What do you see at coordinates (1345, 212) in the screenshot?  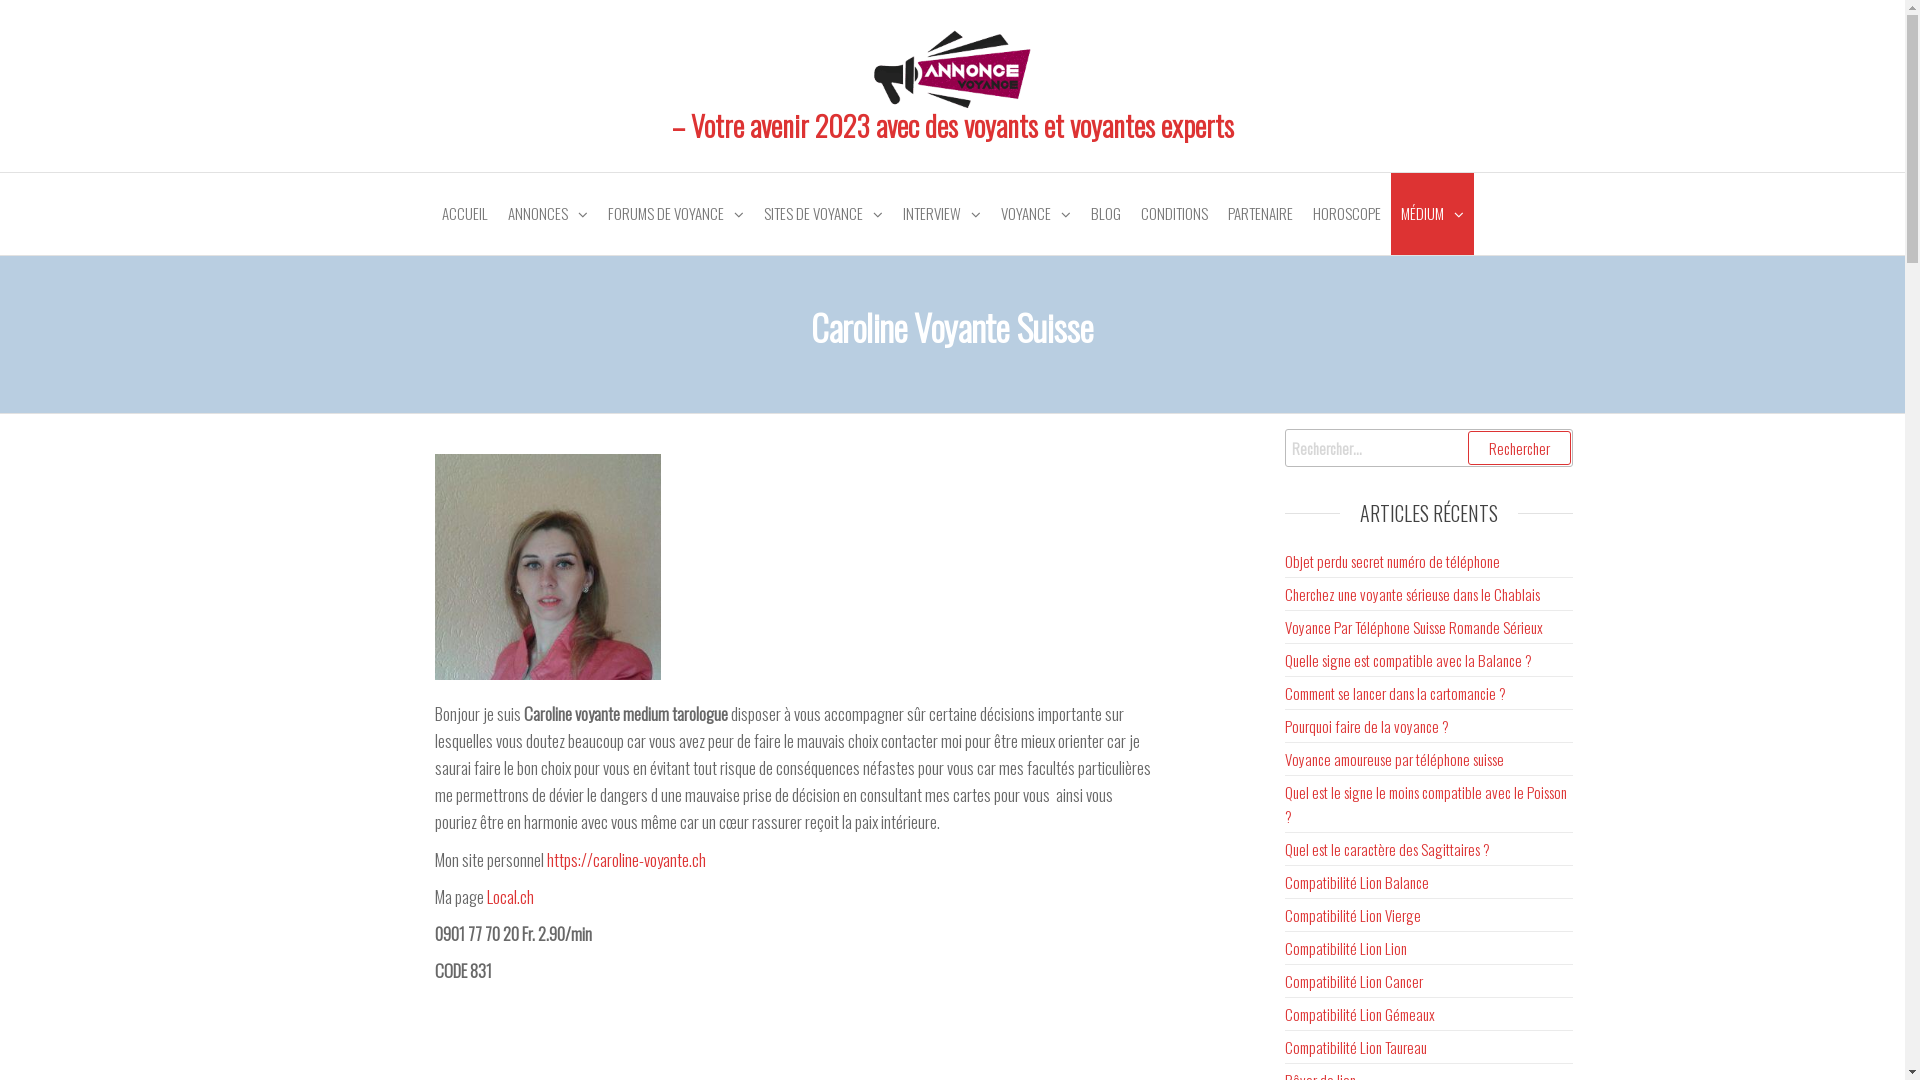 I see `'HOROSCOPE'` at bounding box center [1345, 212].